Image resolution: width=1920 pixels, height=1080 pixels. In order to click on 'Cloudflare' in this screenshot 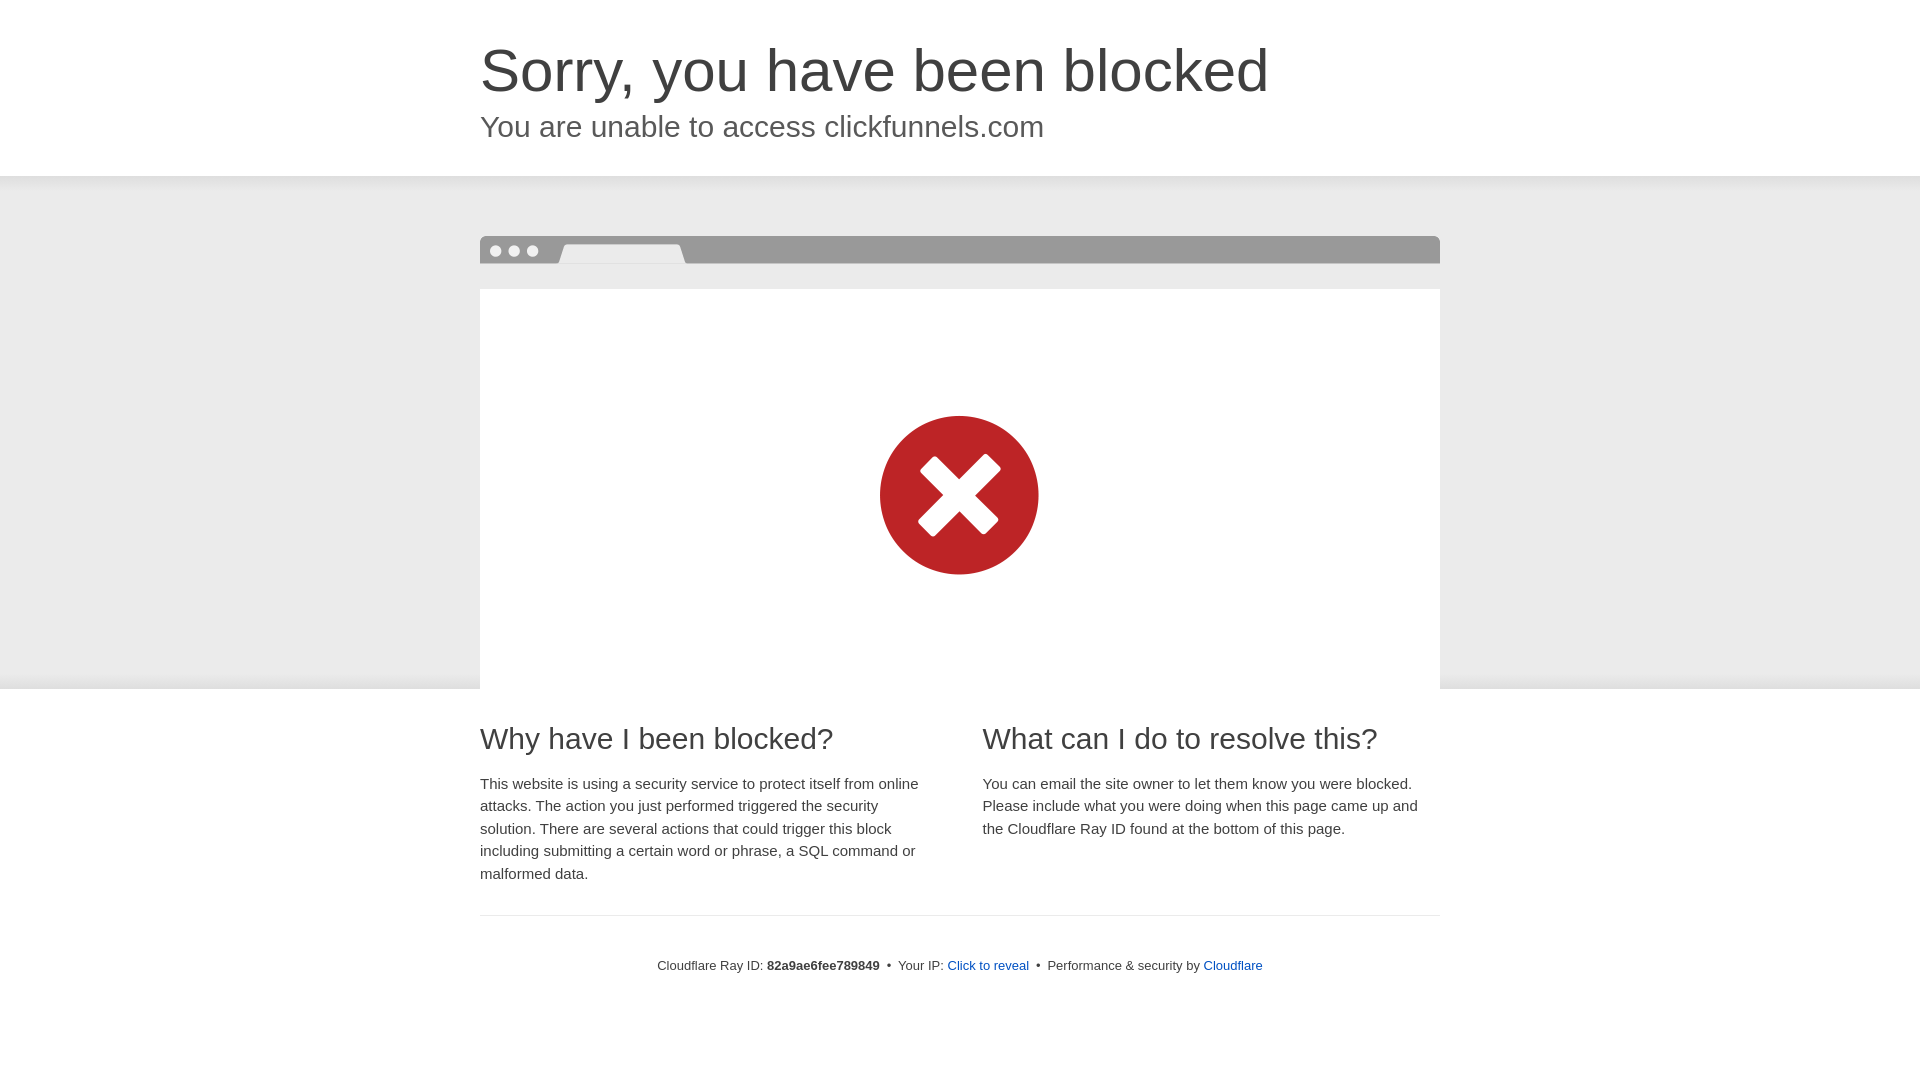, I will do `click(1232, 964)`.